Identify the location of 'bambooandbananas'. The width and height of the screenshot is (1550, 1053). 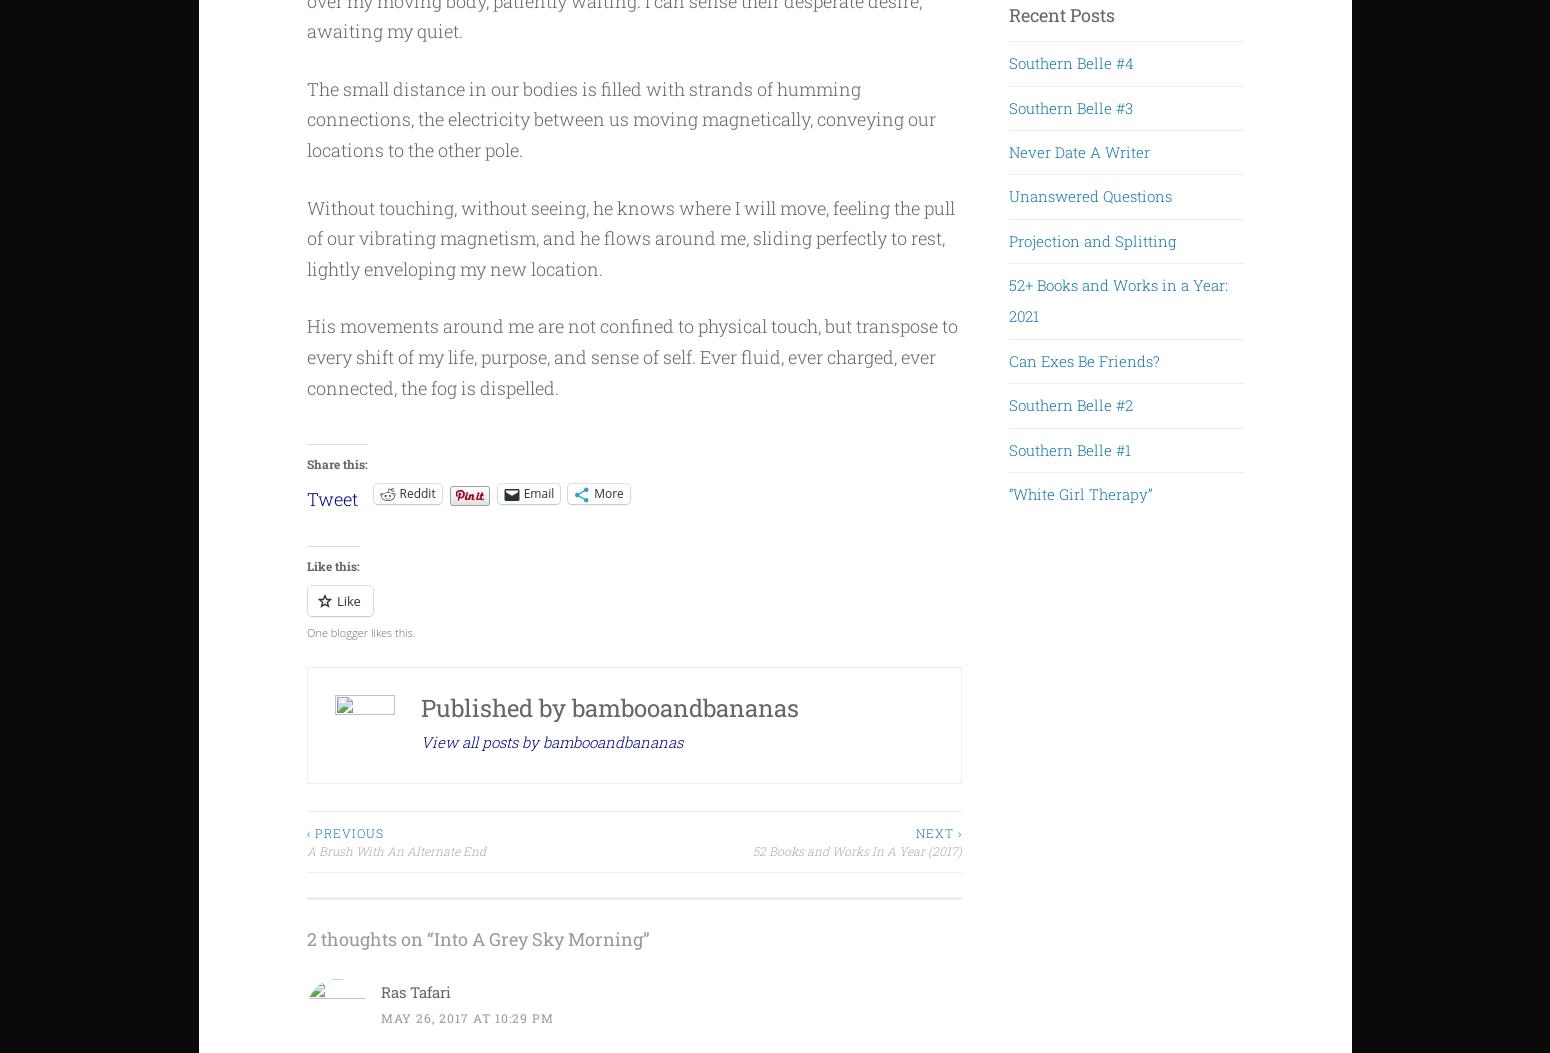
(571, 706).